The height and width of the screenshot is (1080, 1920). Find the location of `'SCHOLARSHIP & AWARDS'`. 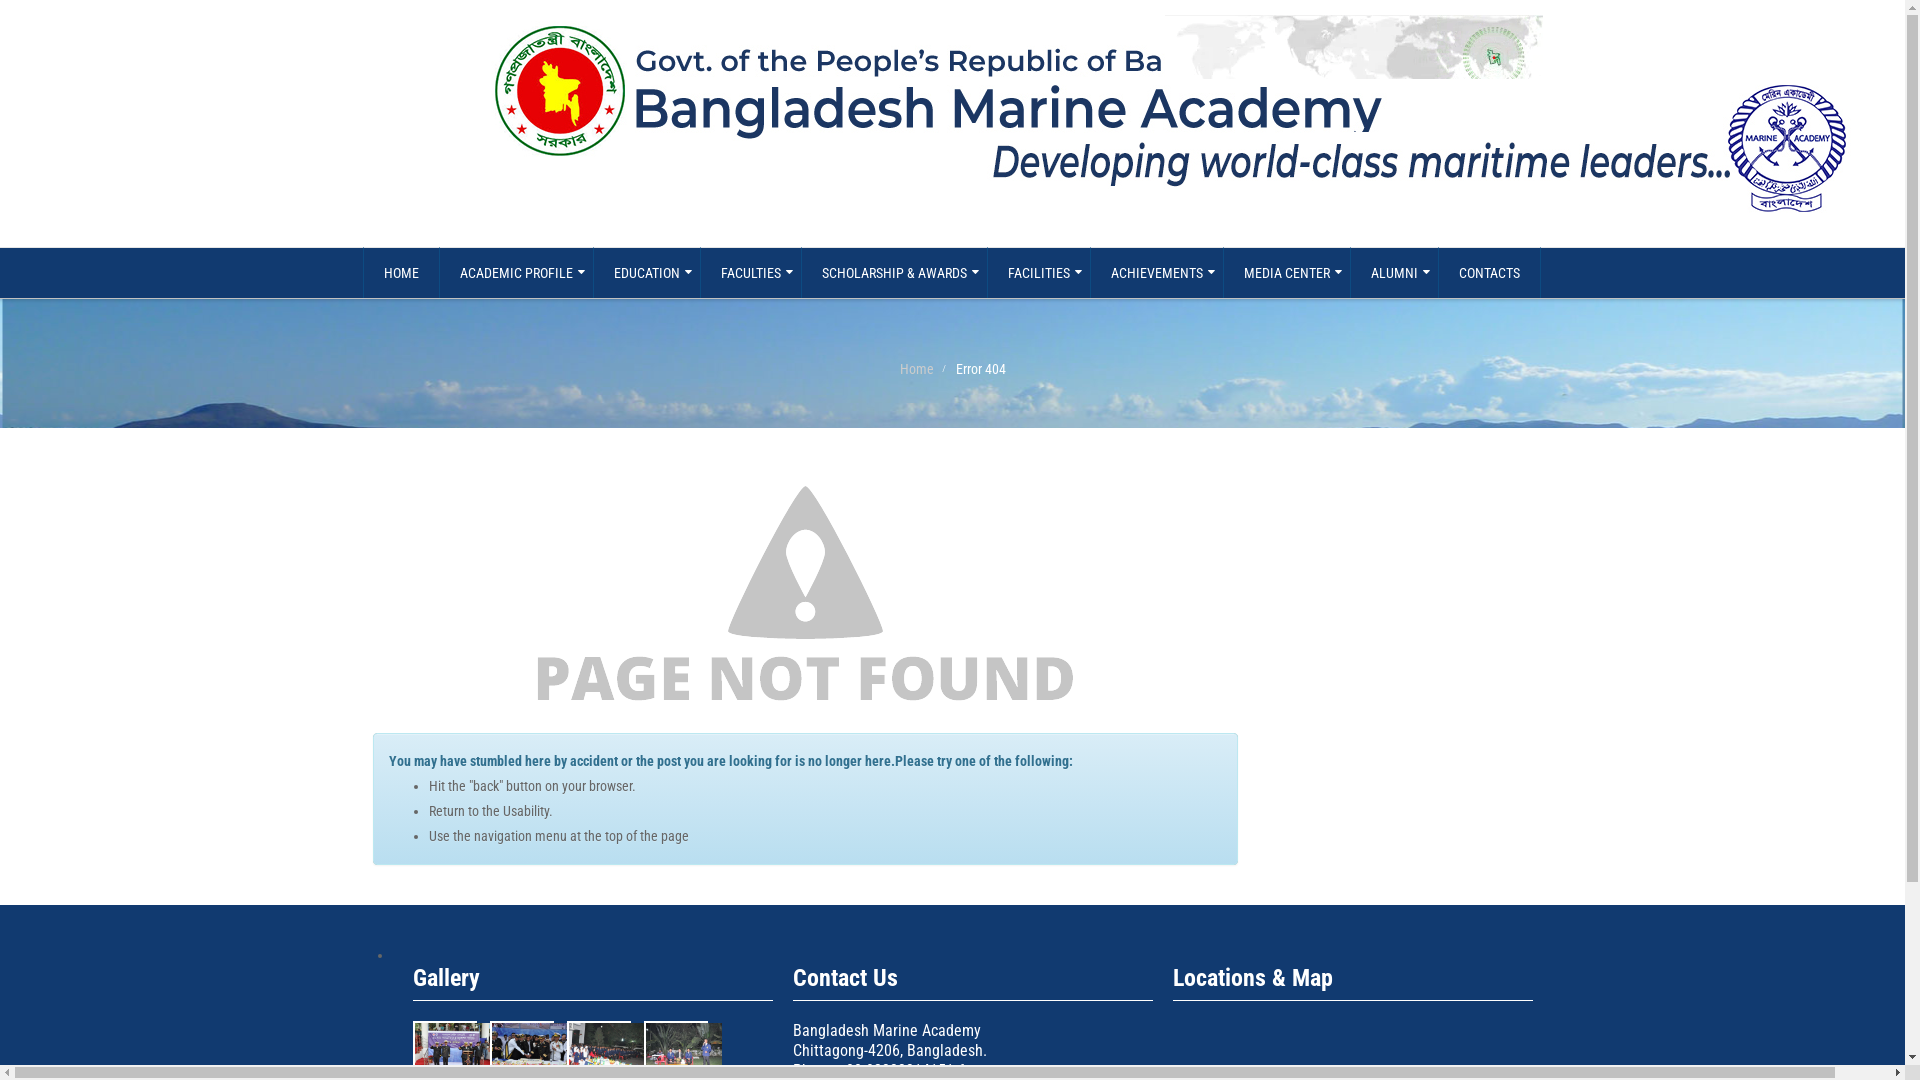

'SCHOLARSHIP & AWARDS' is located at coordinates (892, 273).